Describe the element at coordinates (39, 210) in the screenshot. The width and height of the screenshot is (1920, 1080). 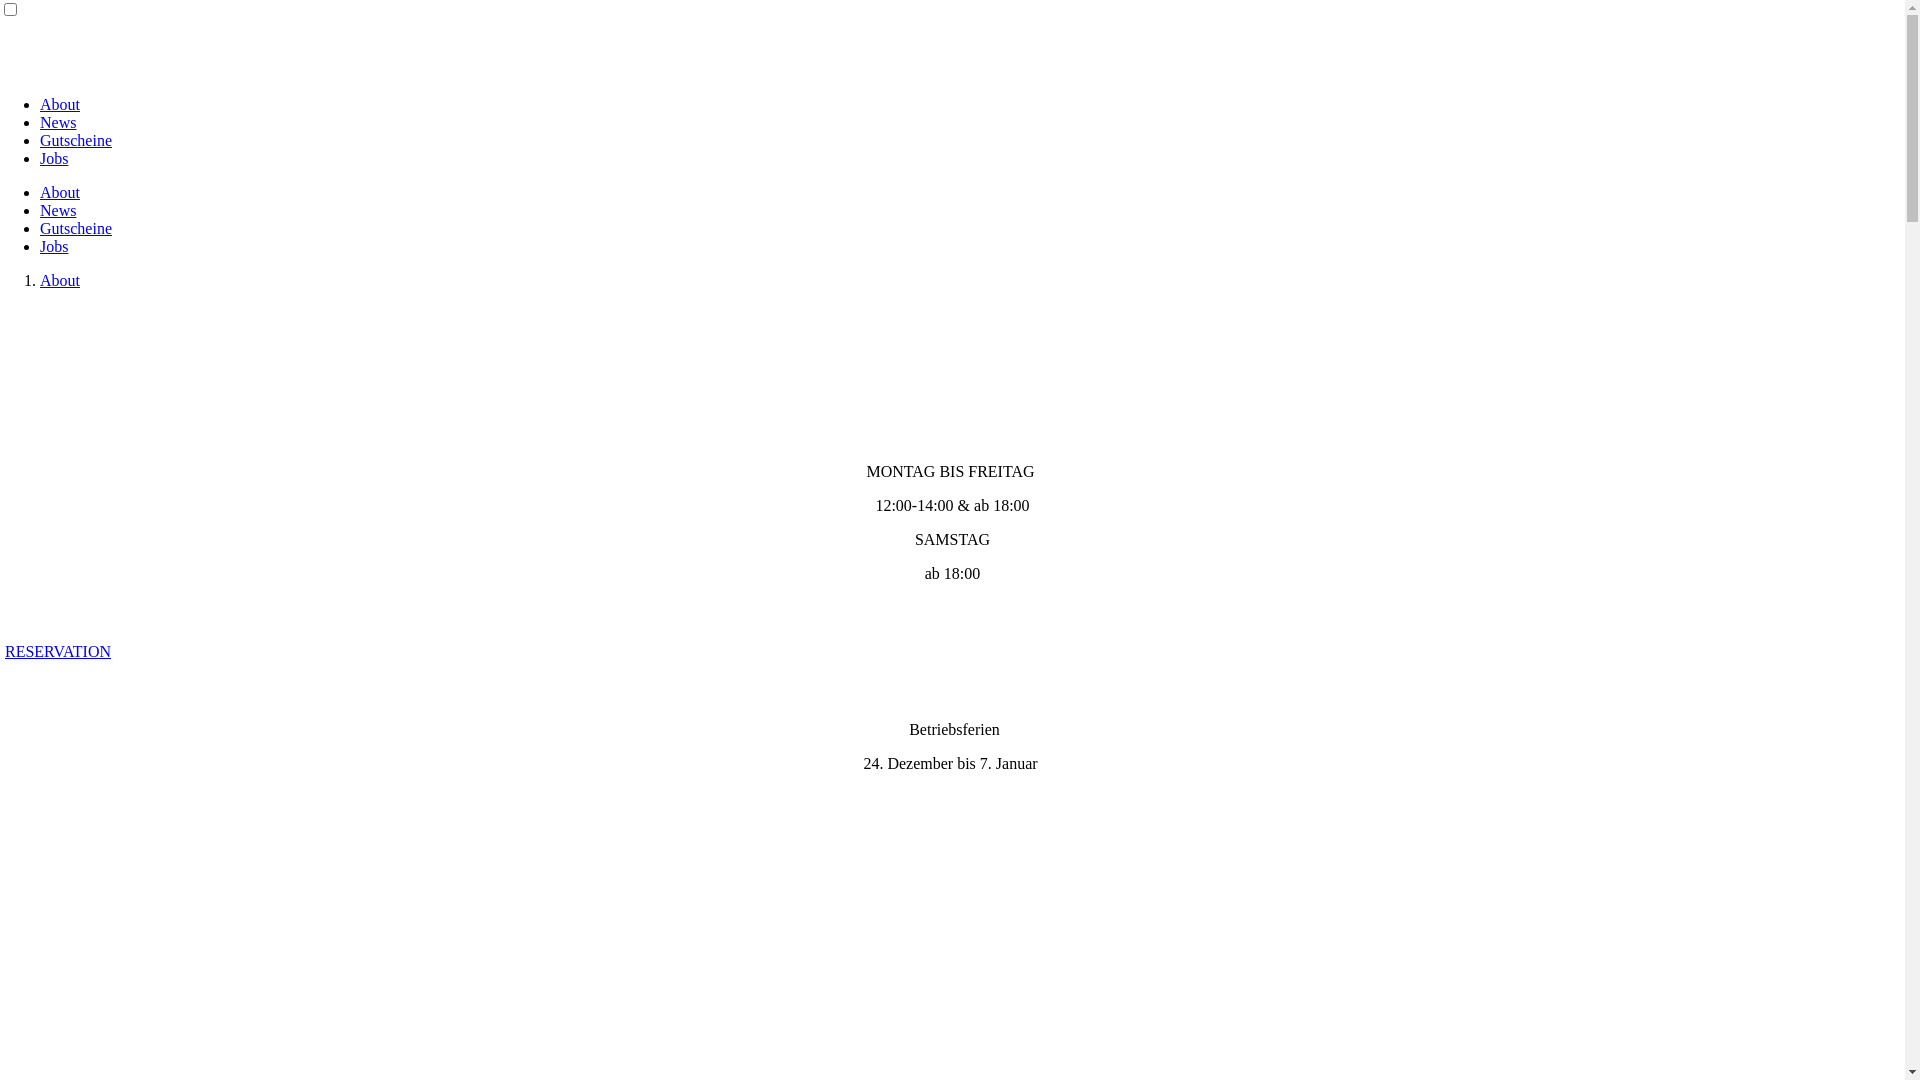
I see `'News'` at that location.